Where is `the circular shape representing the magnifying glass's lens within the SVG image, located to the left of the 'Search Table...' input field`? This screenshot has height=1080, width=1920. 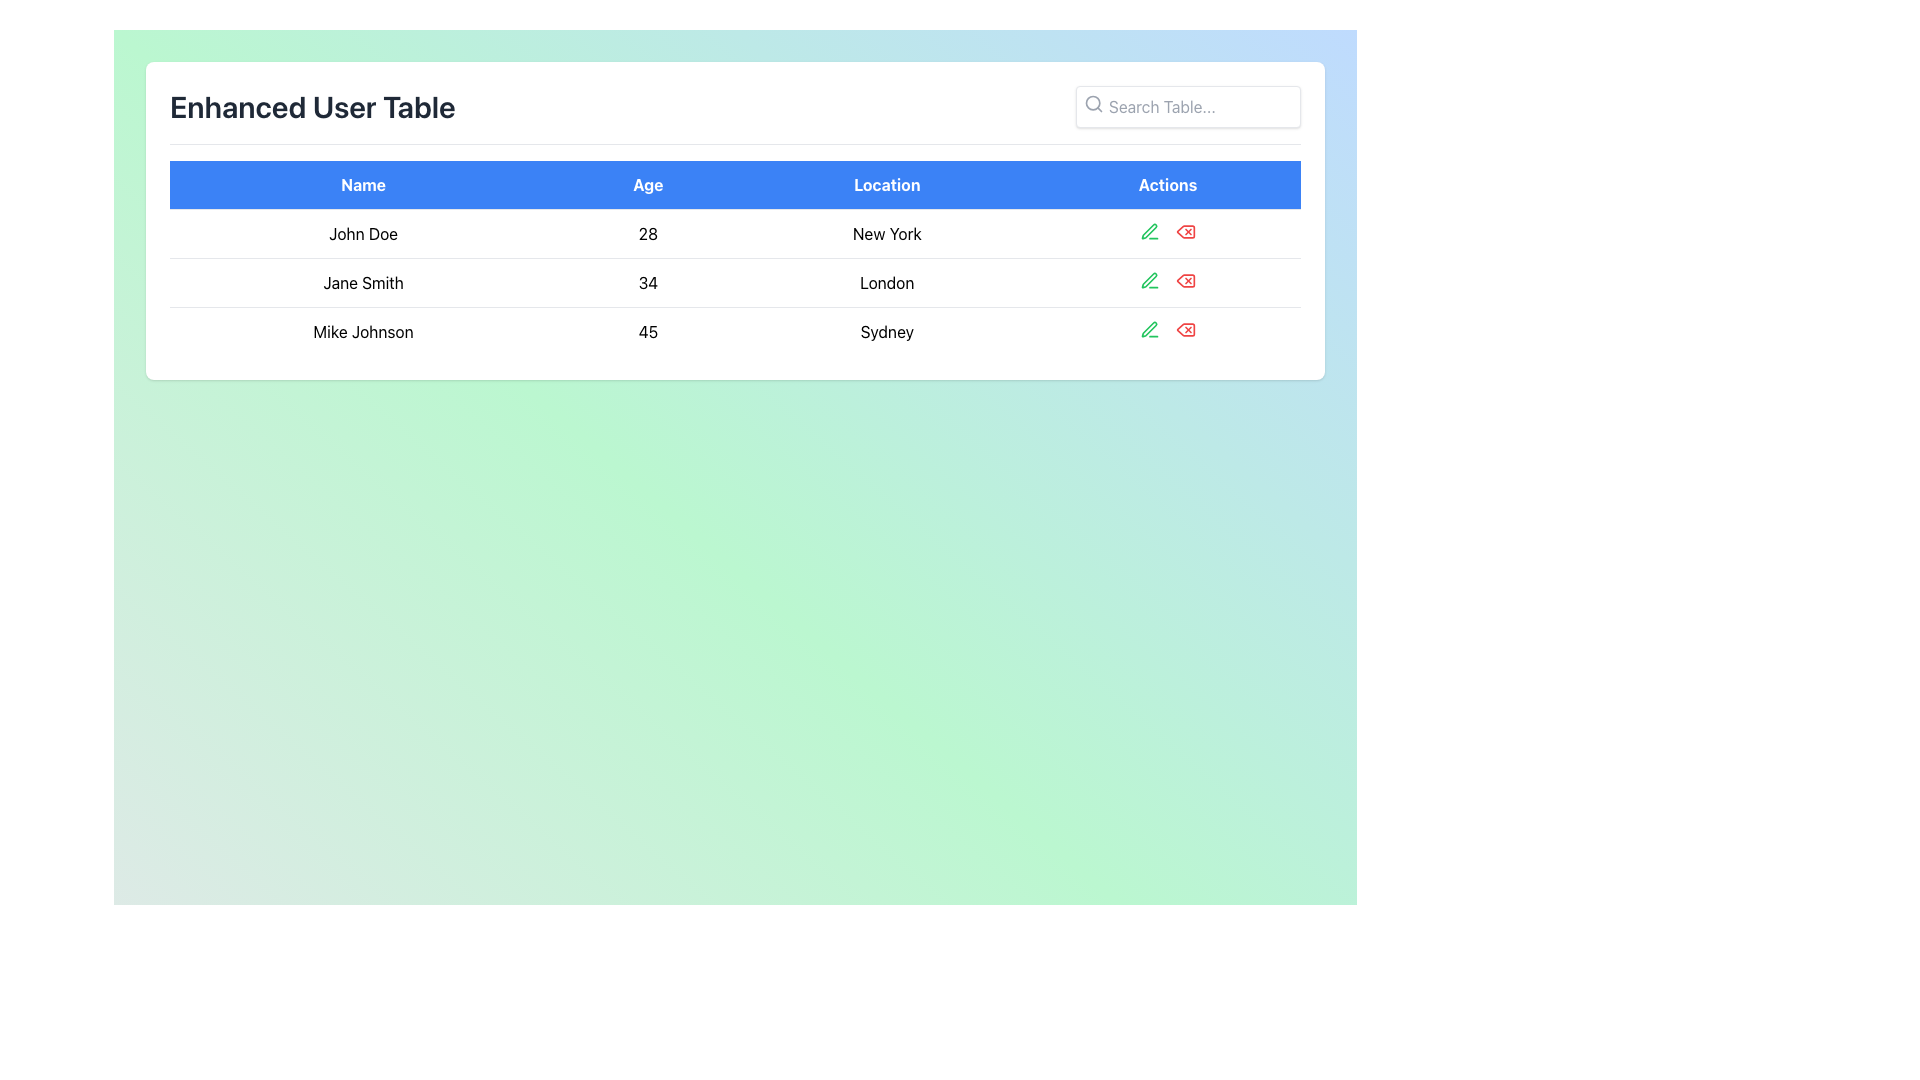
the circular shape representing the magnifying glass's lens within the SVG image, located to the left of the 'Search Table...' input field is located at coordinates (1092, 103).